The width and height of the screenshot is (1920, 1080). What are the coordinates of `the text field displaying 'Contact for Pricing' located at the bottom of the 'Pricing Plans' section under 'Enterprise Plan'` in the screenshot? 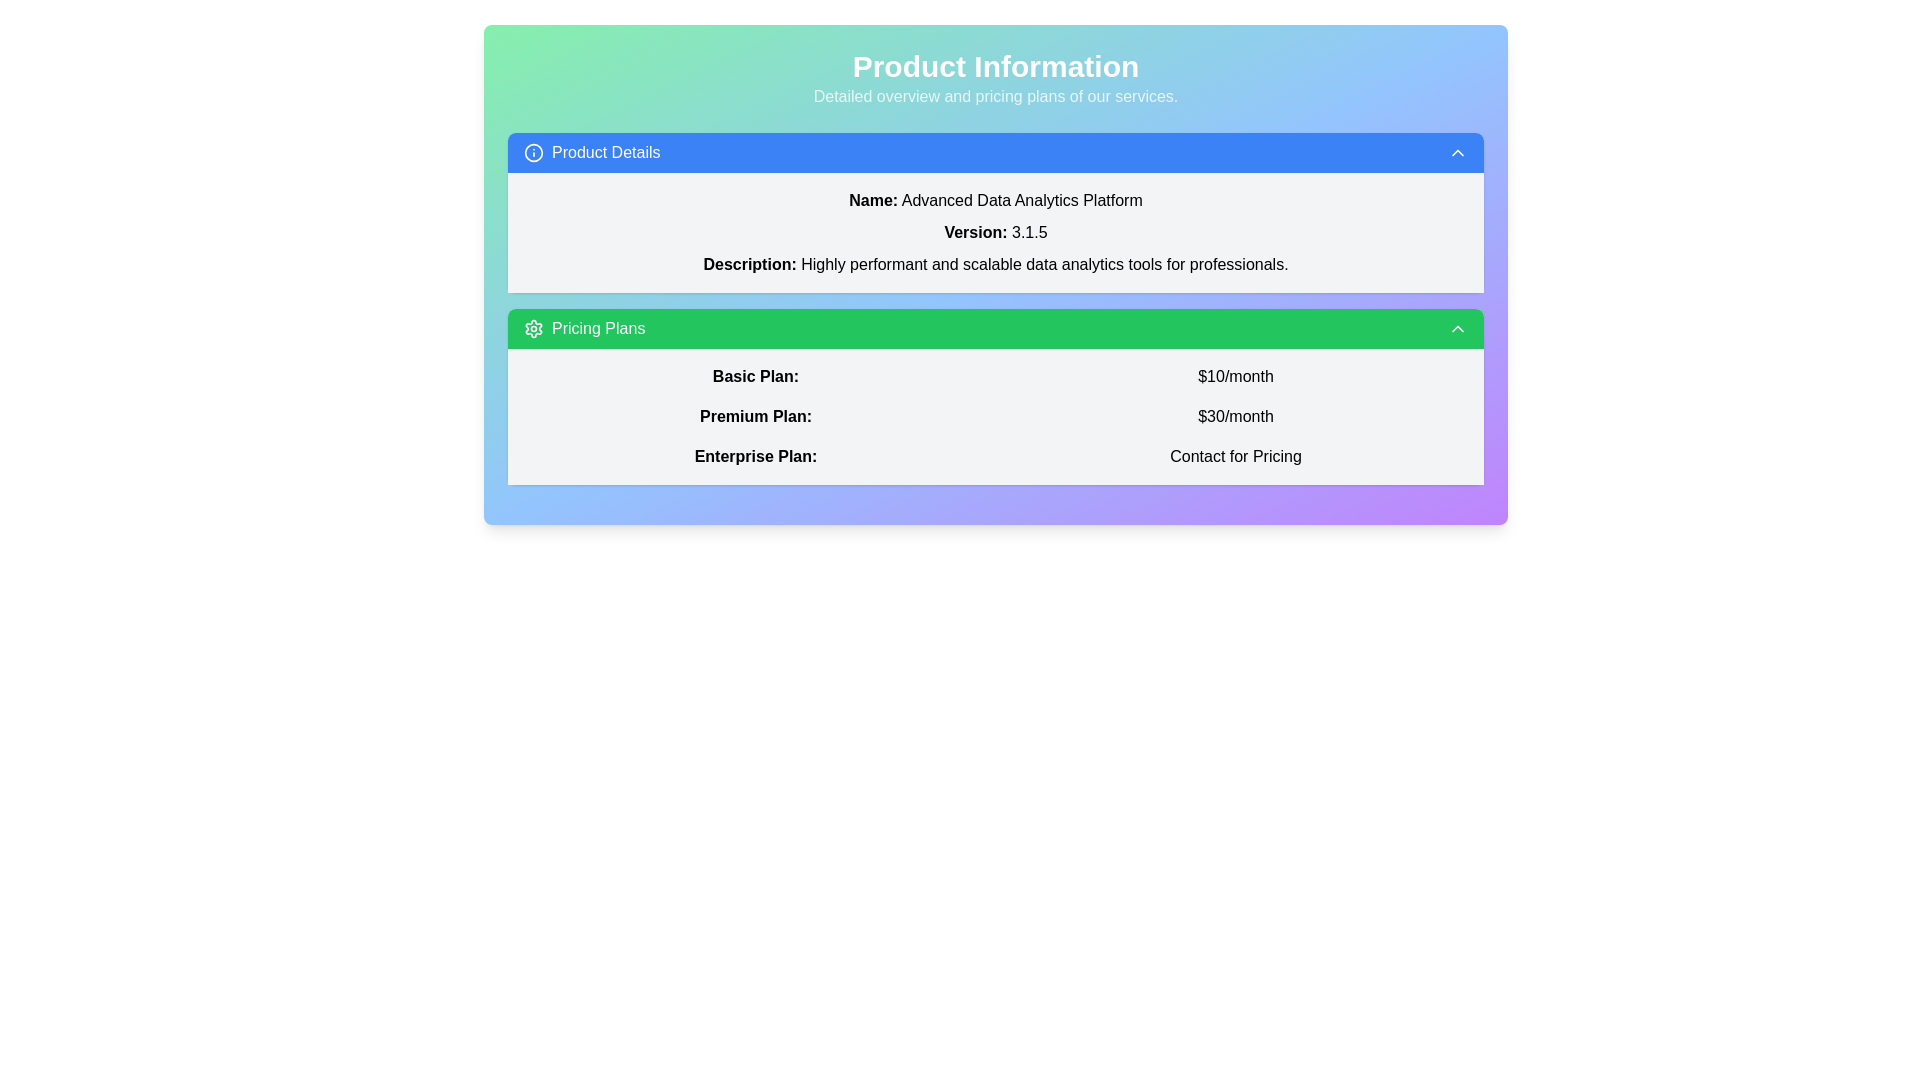 It's located at (1235, 456).